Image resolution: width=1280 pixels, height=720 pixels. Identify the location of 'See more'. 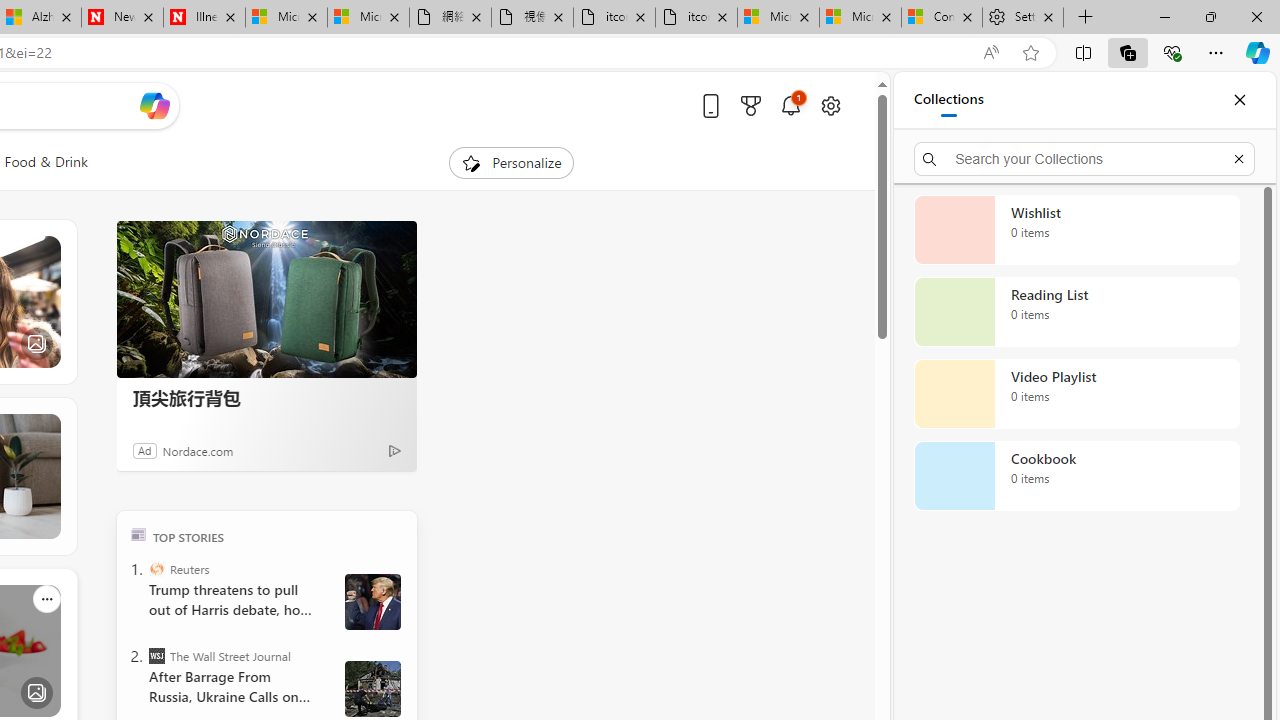
(46, 597).